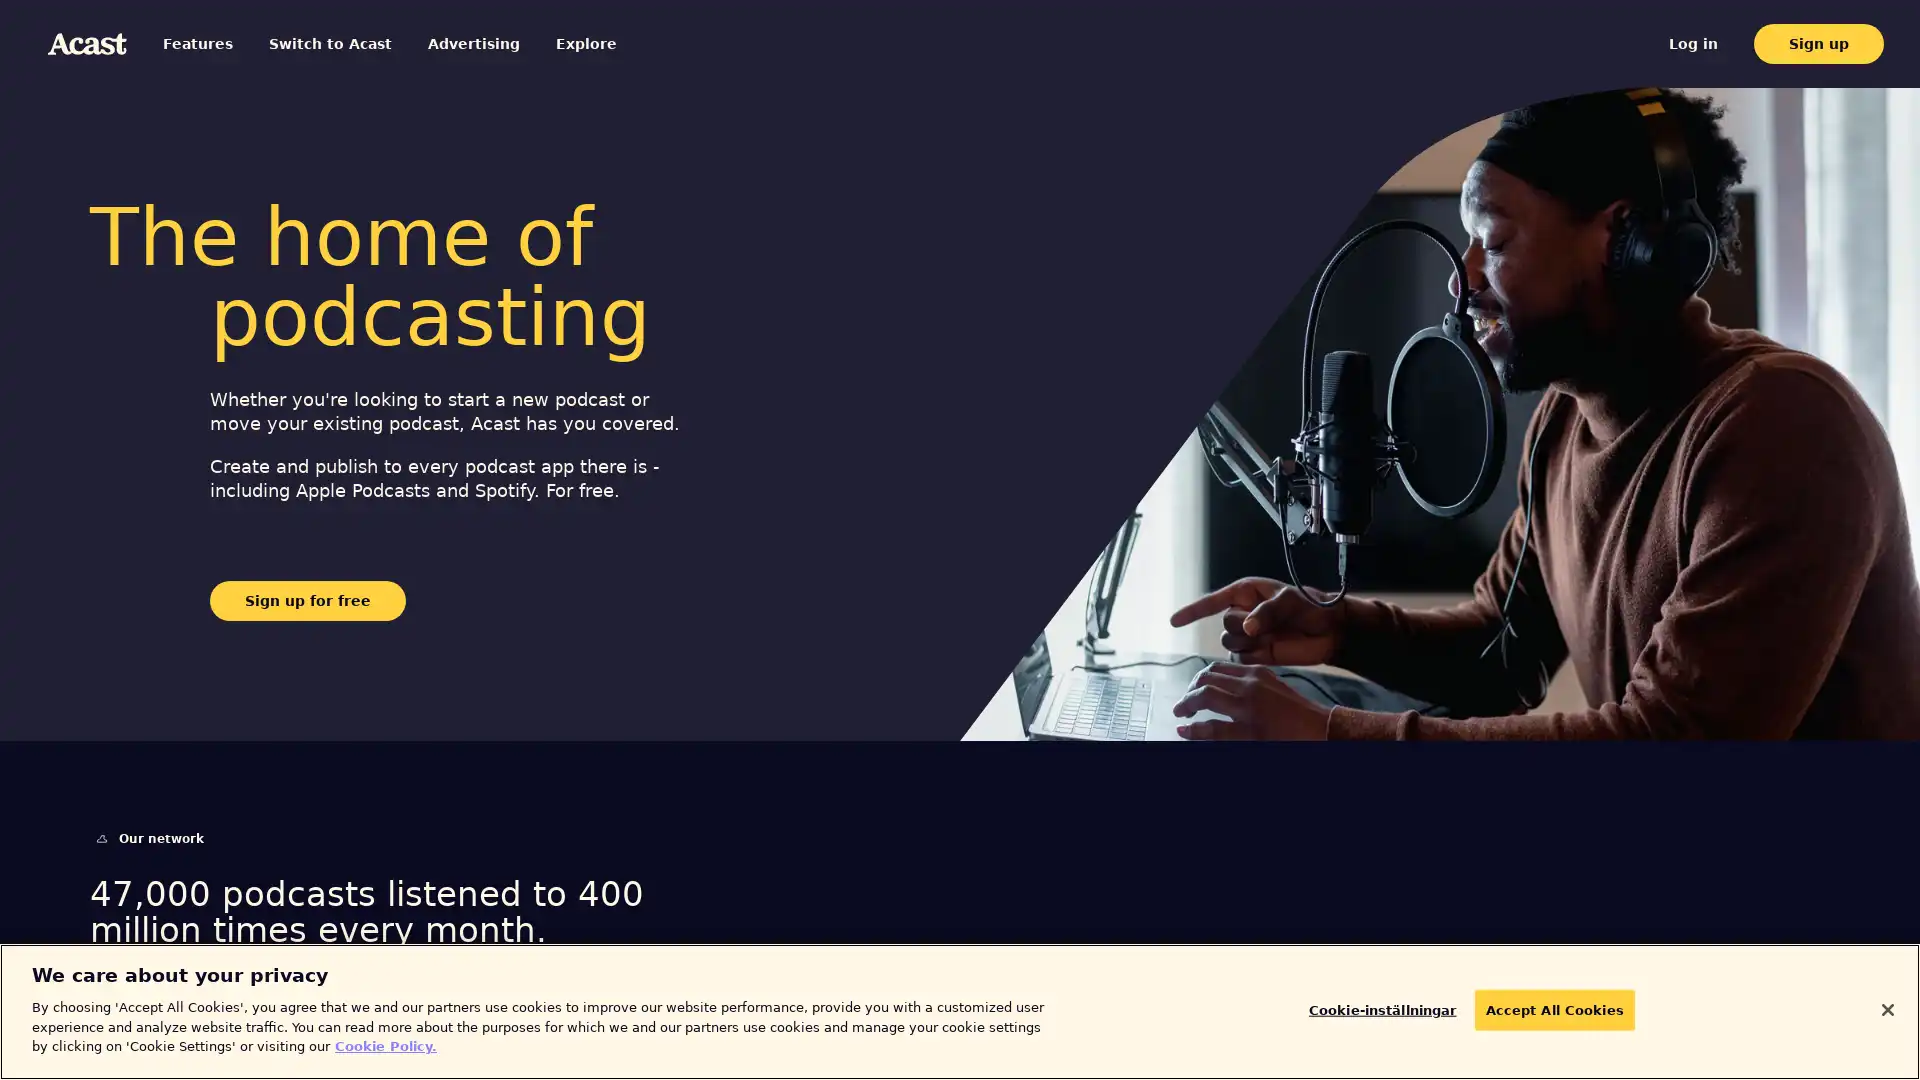 This screenshot has width=1920, height=1080. I want to click on Go to the homepage, so click(86, 43).